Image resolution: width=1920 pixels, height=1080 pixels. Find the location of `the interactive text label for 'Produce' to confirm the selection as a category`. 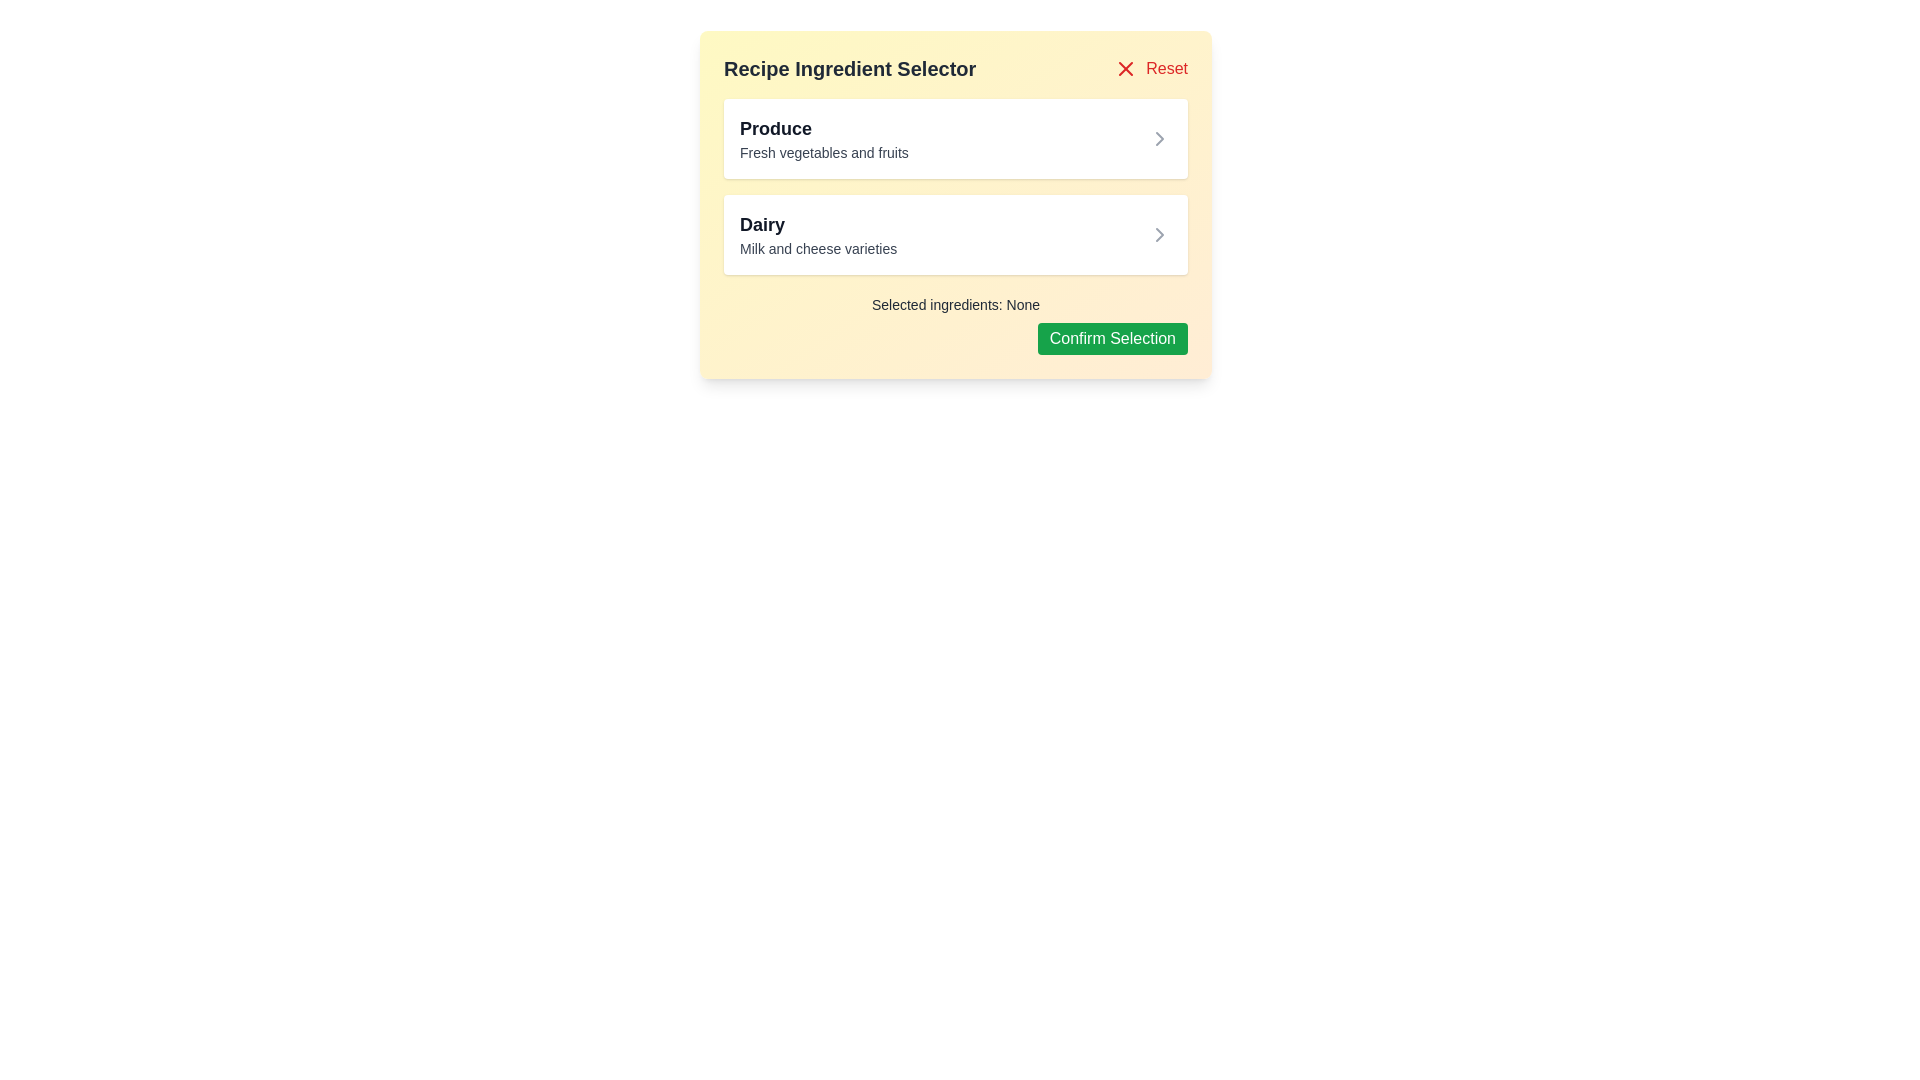

the interactive text label for 'Produce' to confirm the selection as a category is located at coordinates (824, 137).